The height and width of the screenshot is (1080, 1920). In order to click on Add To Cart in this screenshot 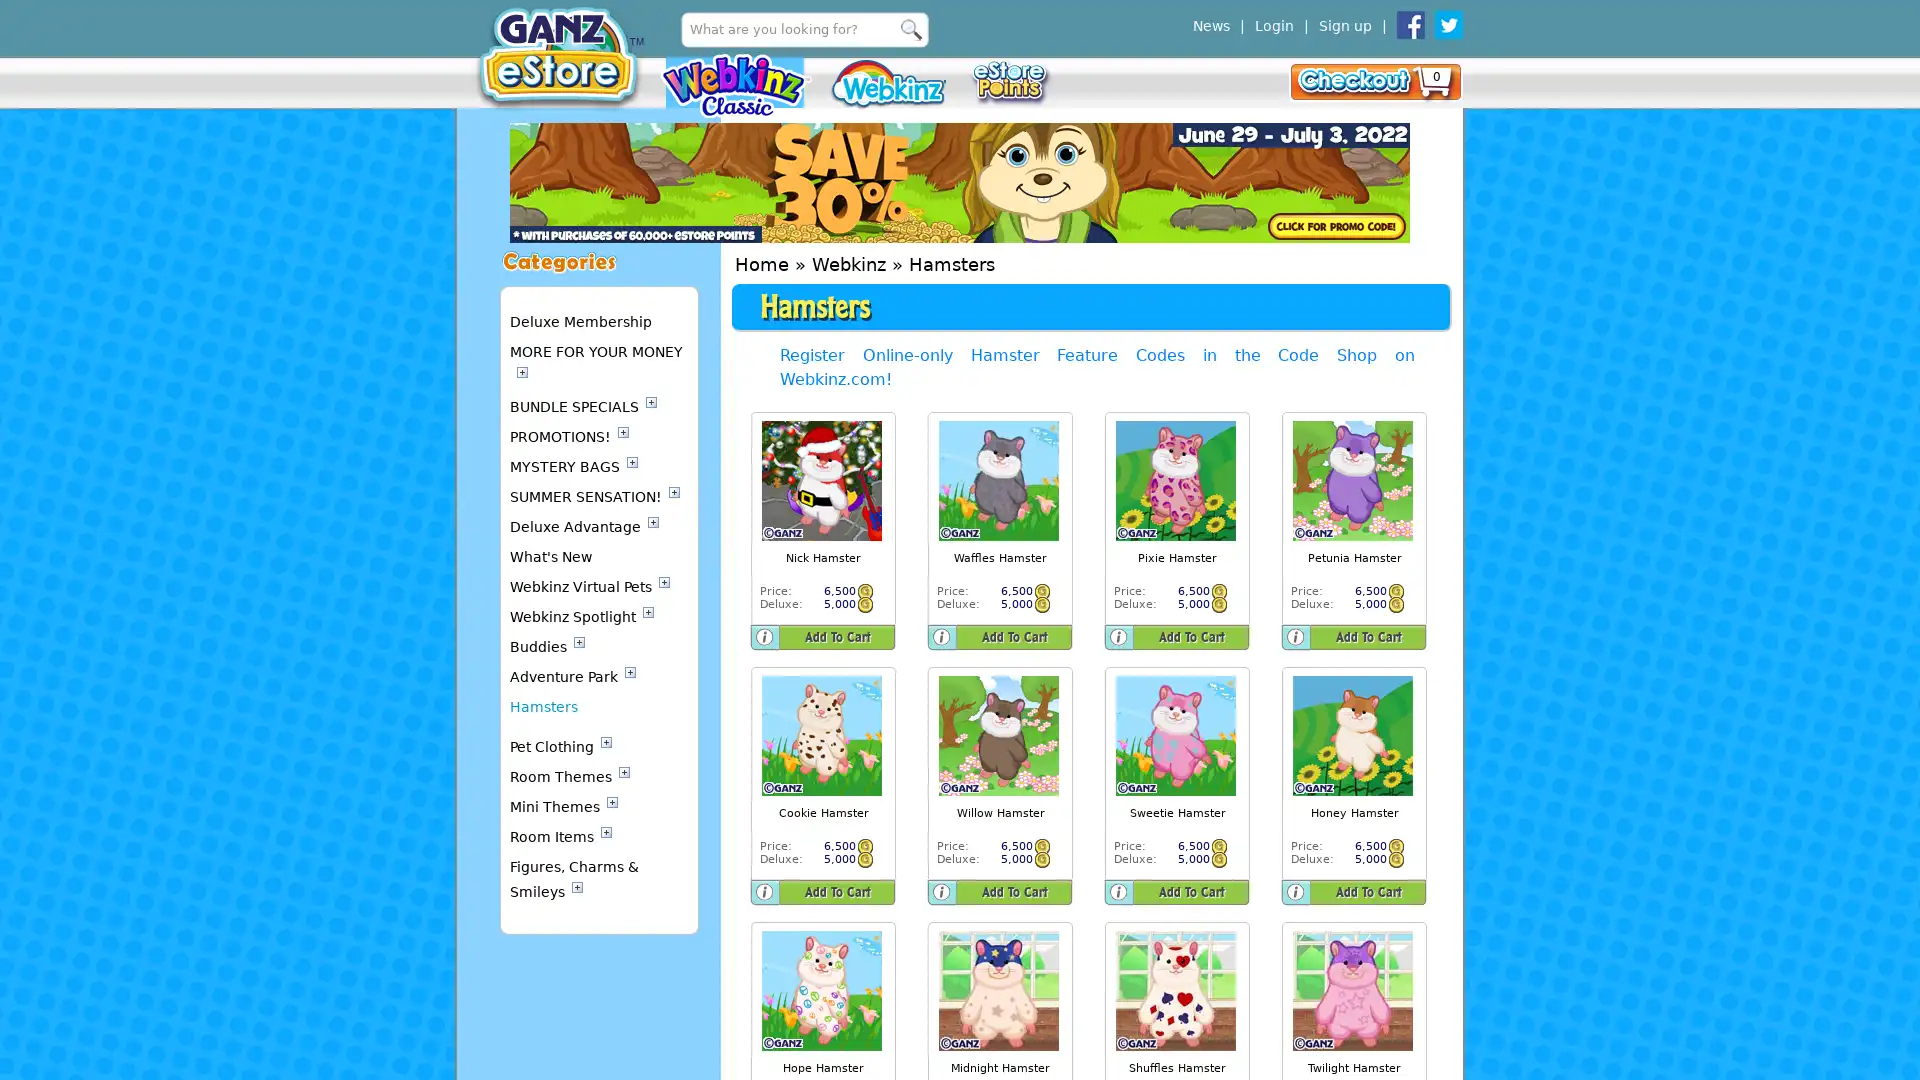, I will do `click(1014, 890)`.